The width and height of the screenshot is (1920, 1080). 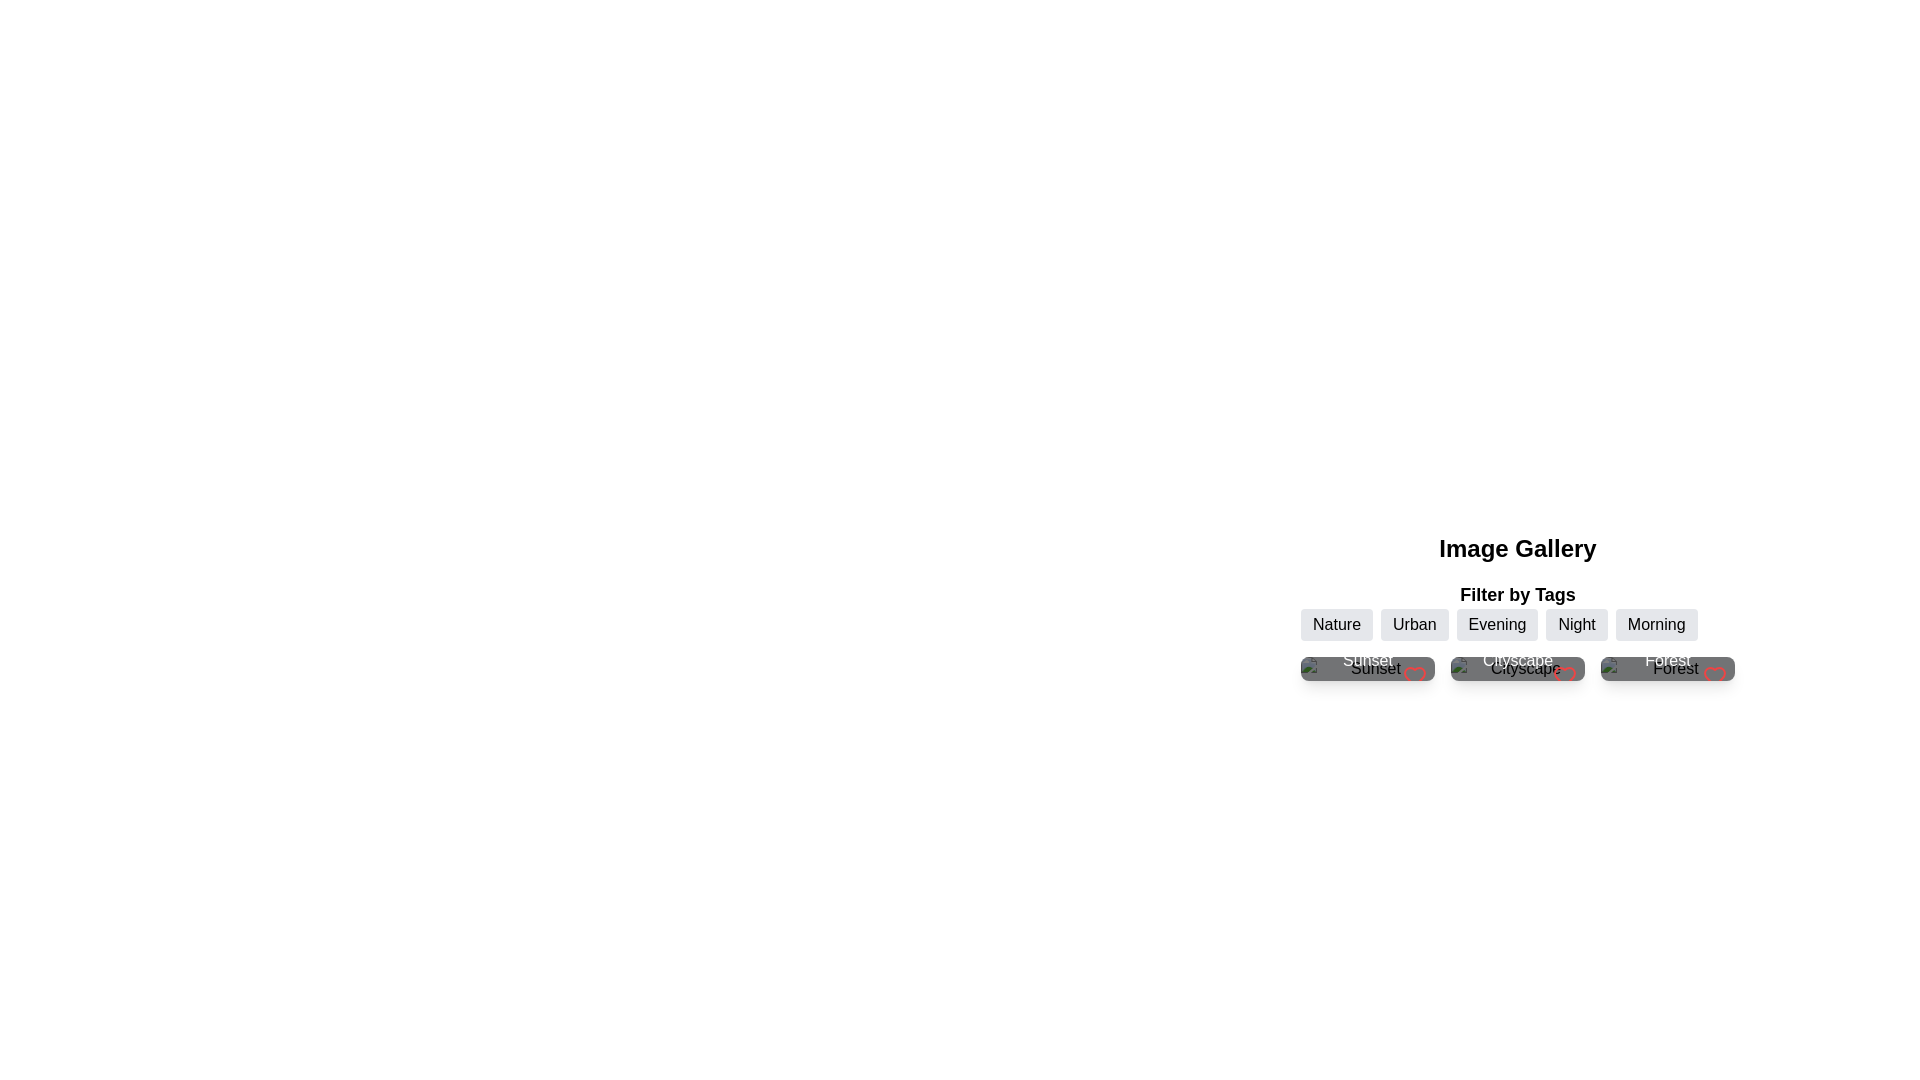 I want to click on the small, symmetrical red heart icon located on the card labeled 'Sunset' in the 'Image Gallery' section to potentially see a tooltip or interaction effect, so click(x=1414, y=676).